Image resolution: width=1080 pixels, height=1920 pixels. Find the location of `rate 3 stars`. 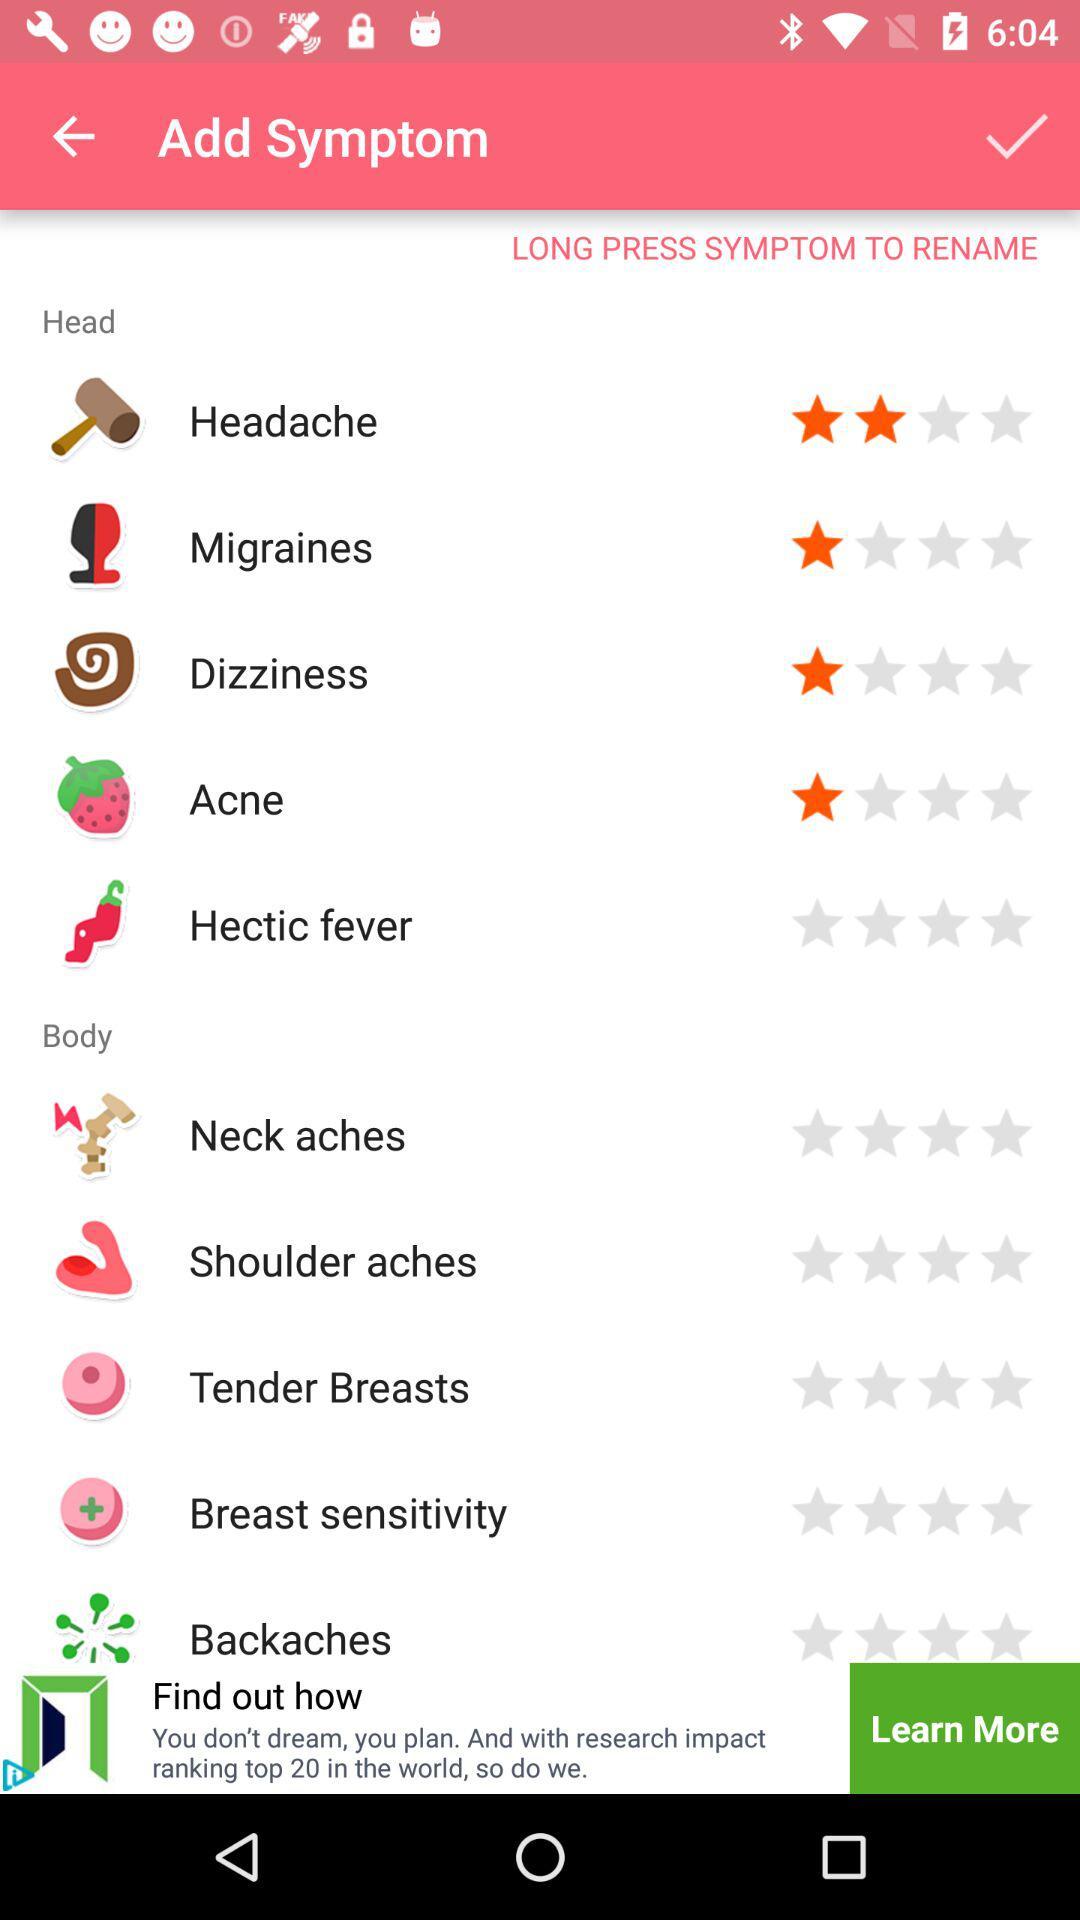

rate 3 stars is located at coordinates (943, 1512).